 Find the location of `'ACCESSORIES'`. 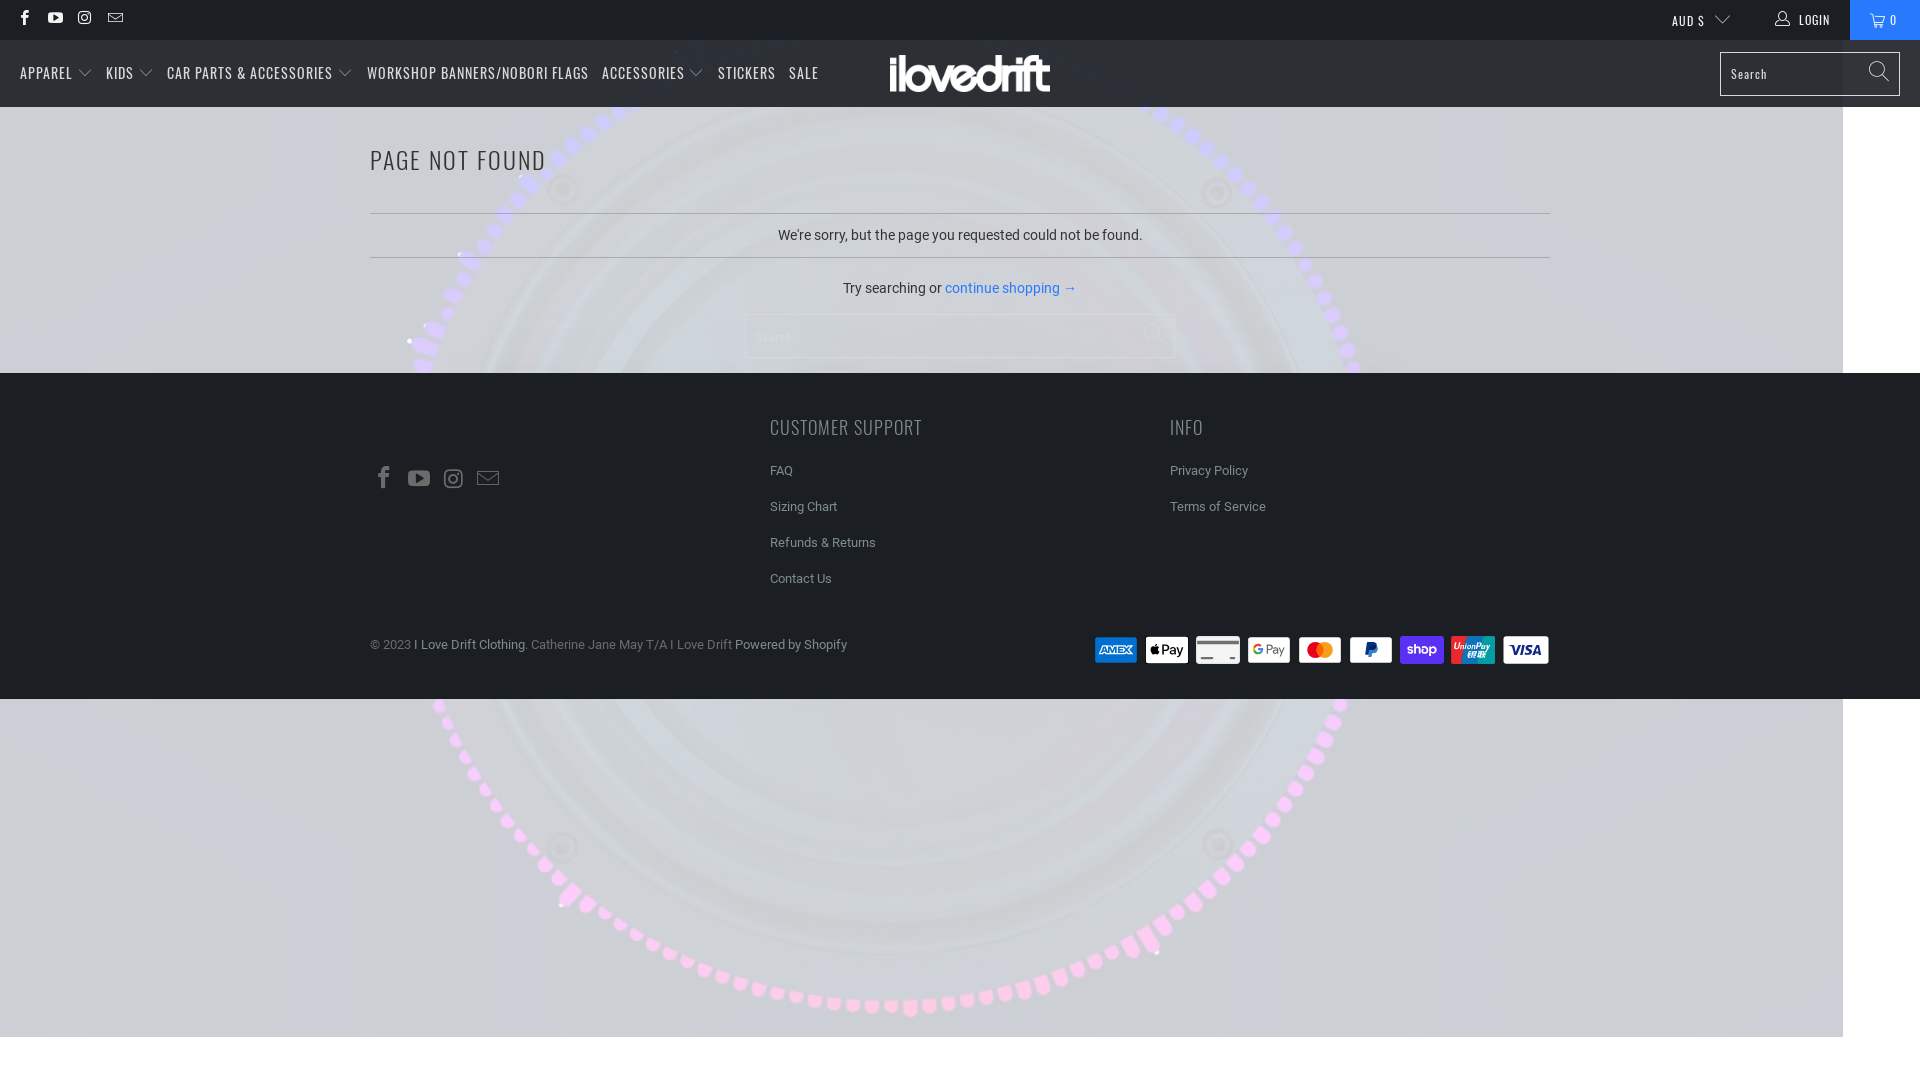

'ACCESSORIES' is located at coordinates (653, 72).